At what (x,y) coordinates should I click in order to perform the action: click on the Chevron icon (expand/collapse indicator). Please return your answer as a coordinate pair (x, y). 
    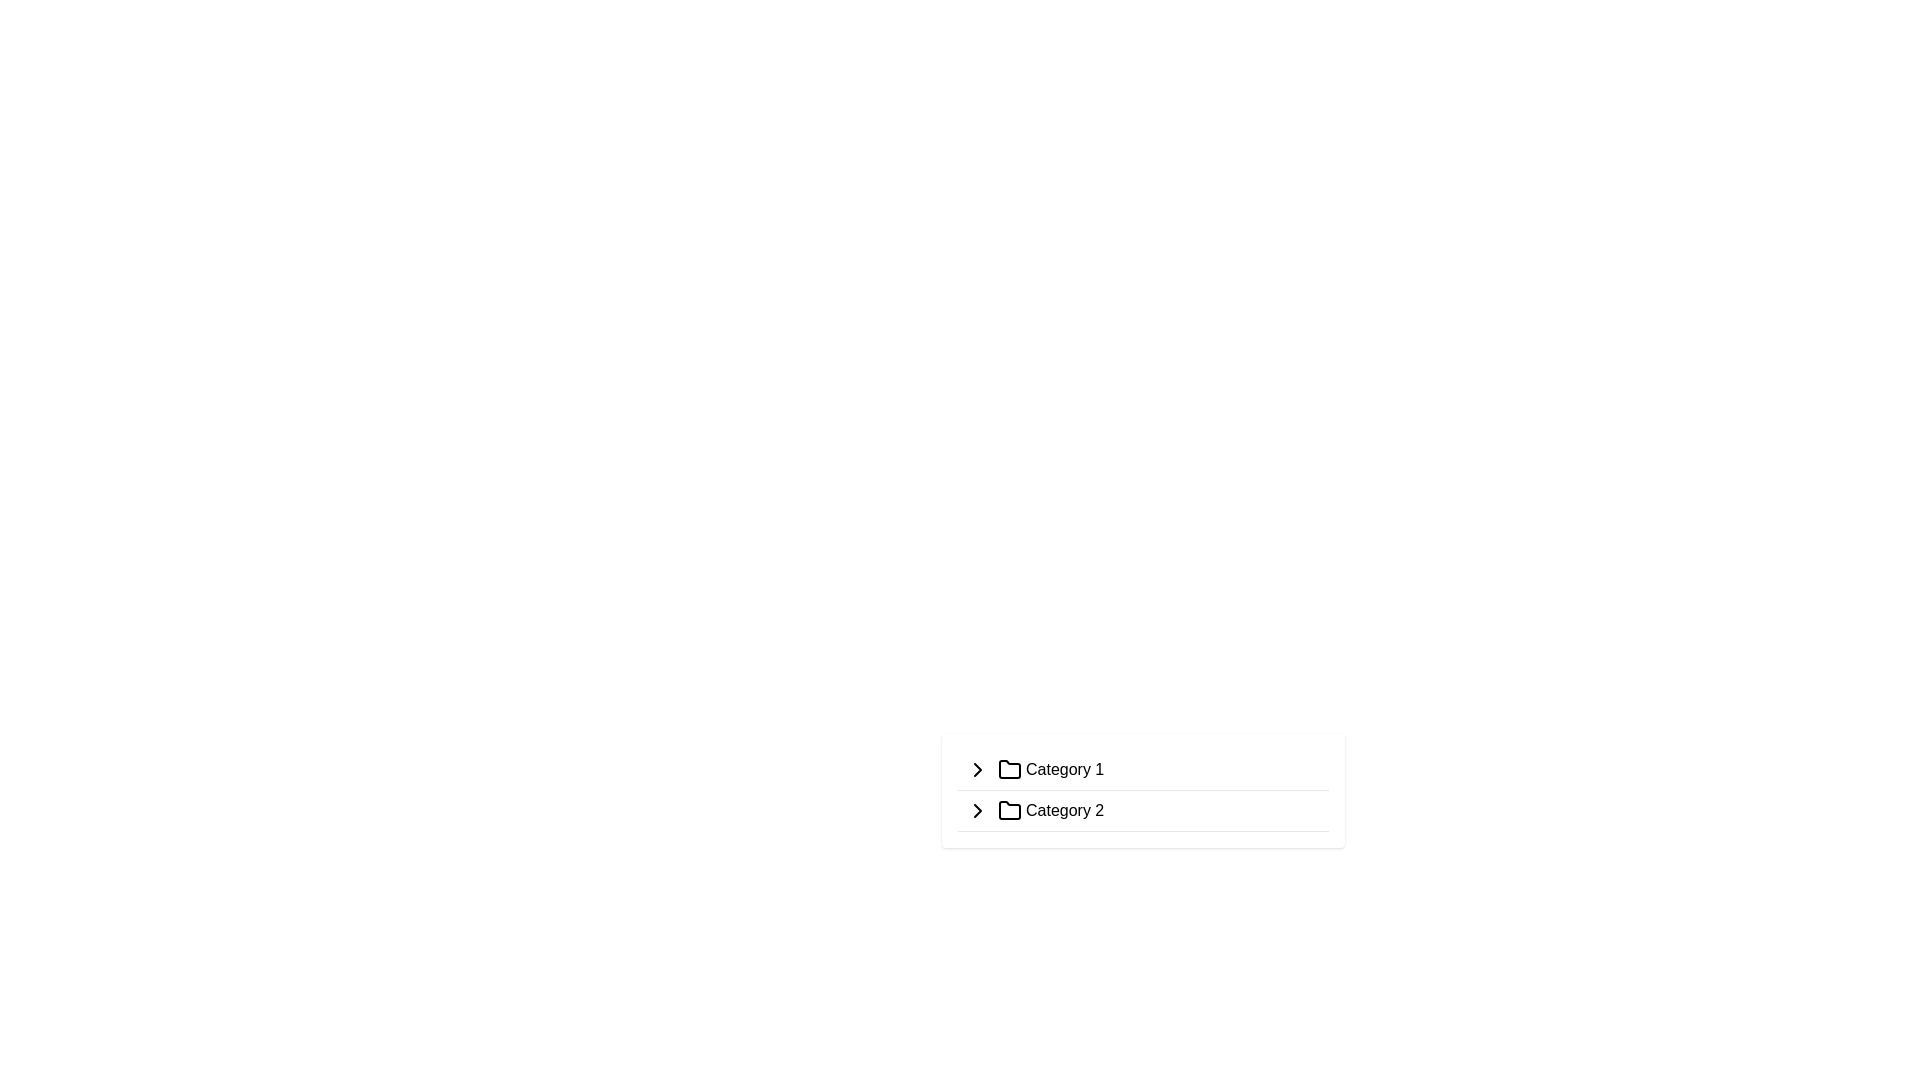
    Looking at the image, I should click on (978, 769).